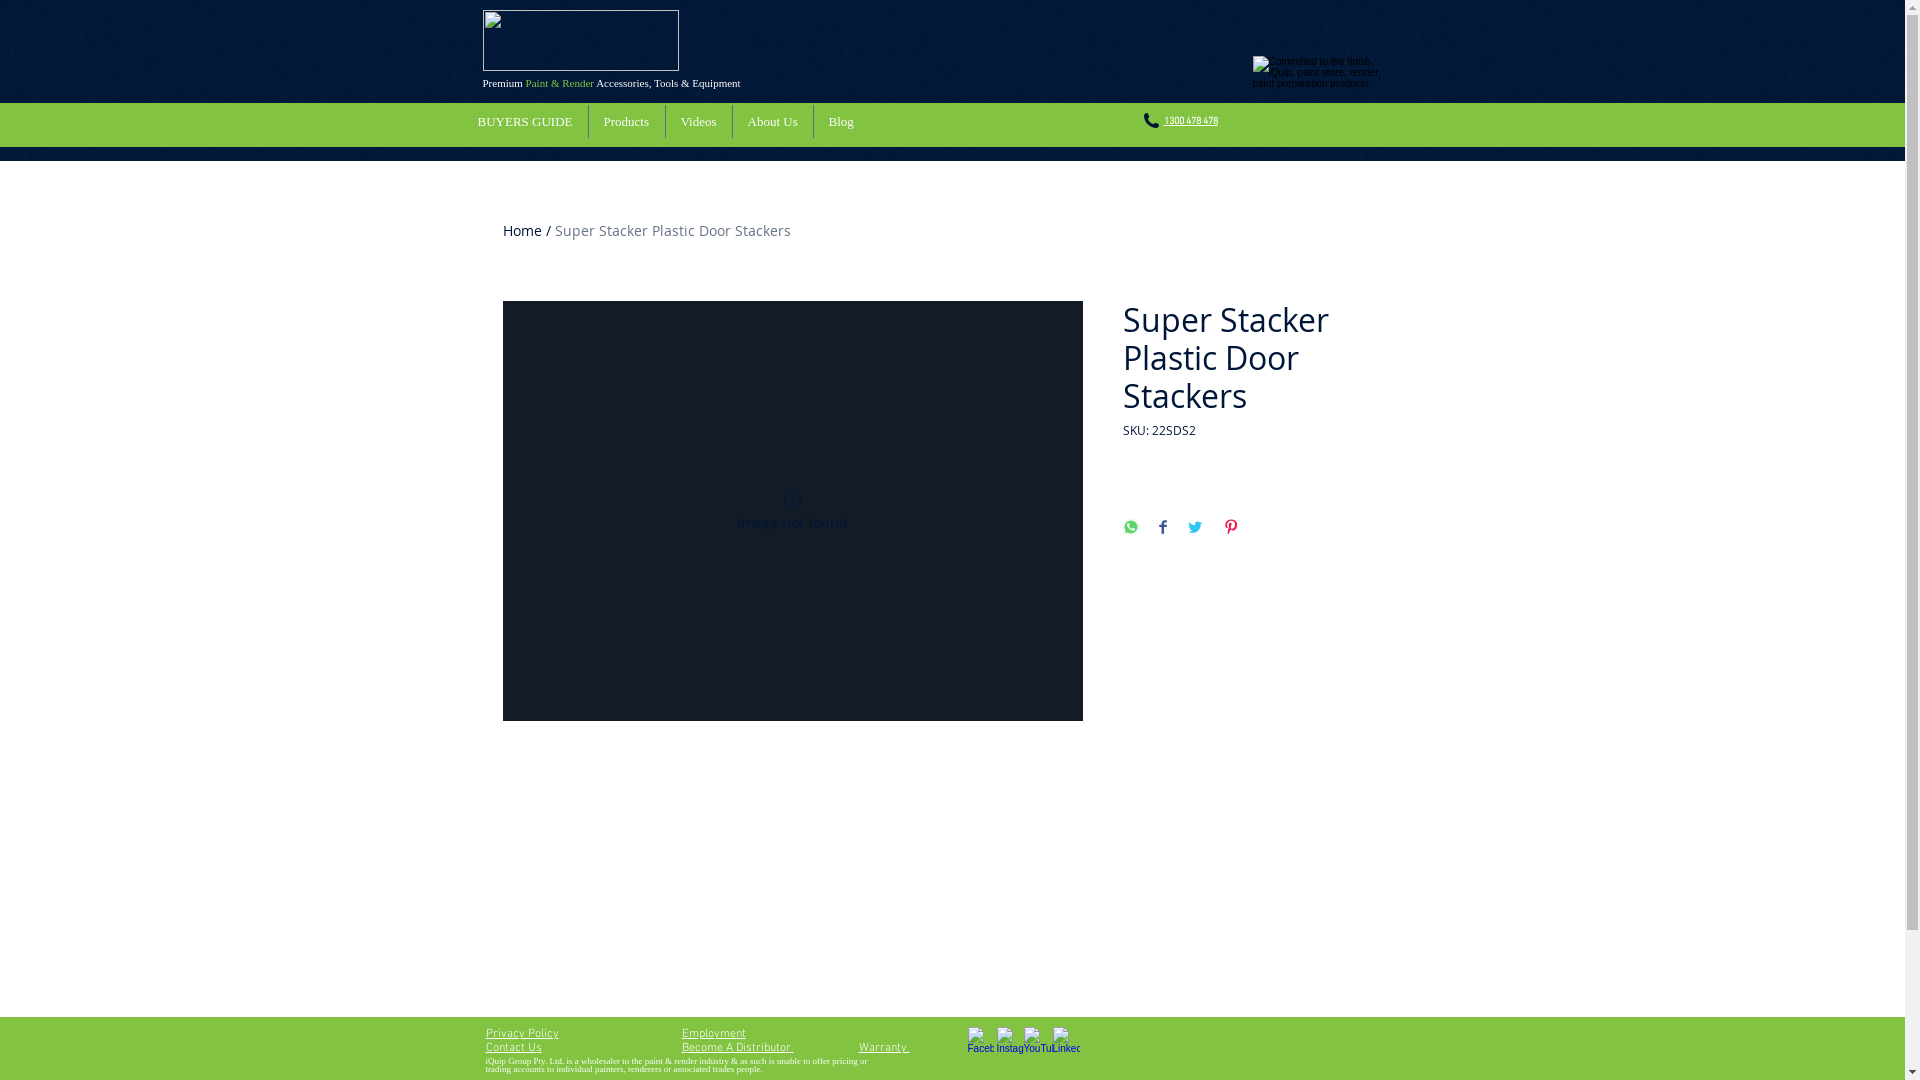  Describe the element at coordinates (524, 121) in the screenshot. I see `'BUYERS GUIDE'` at that location.